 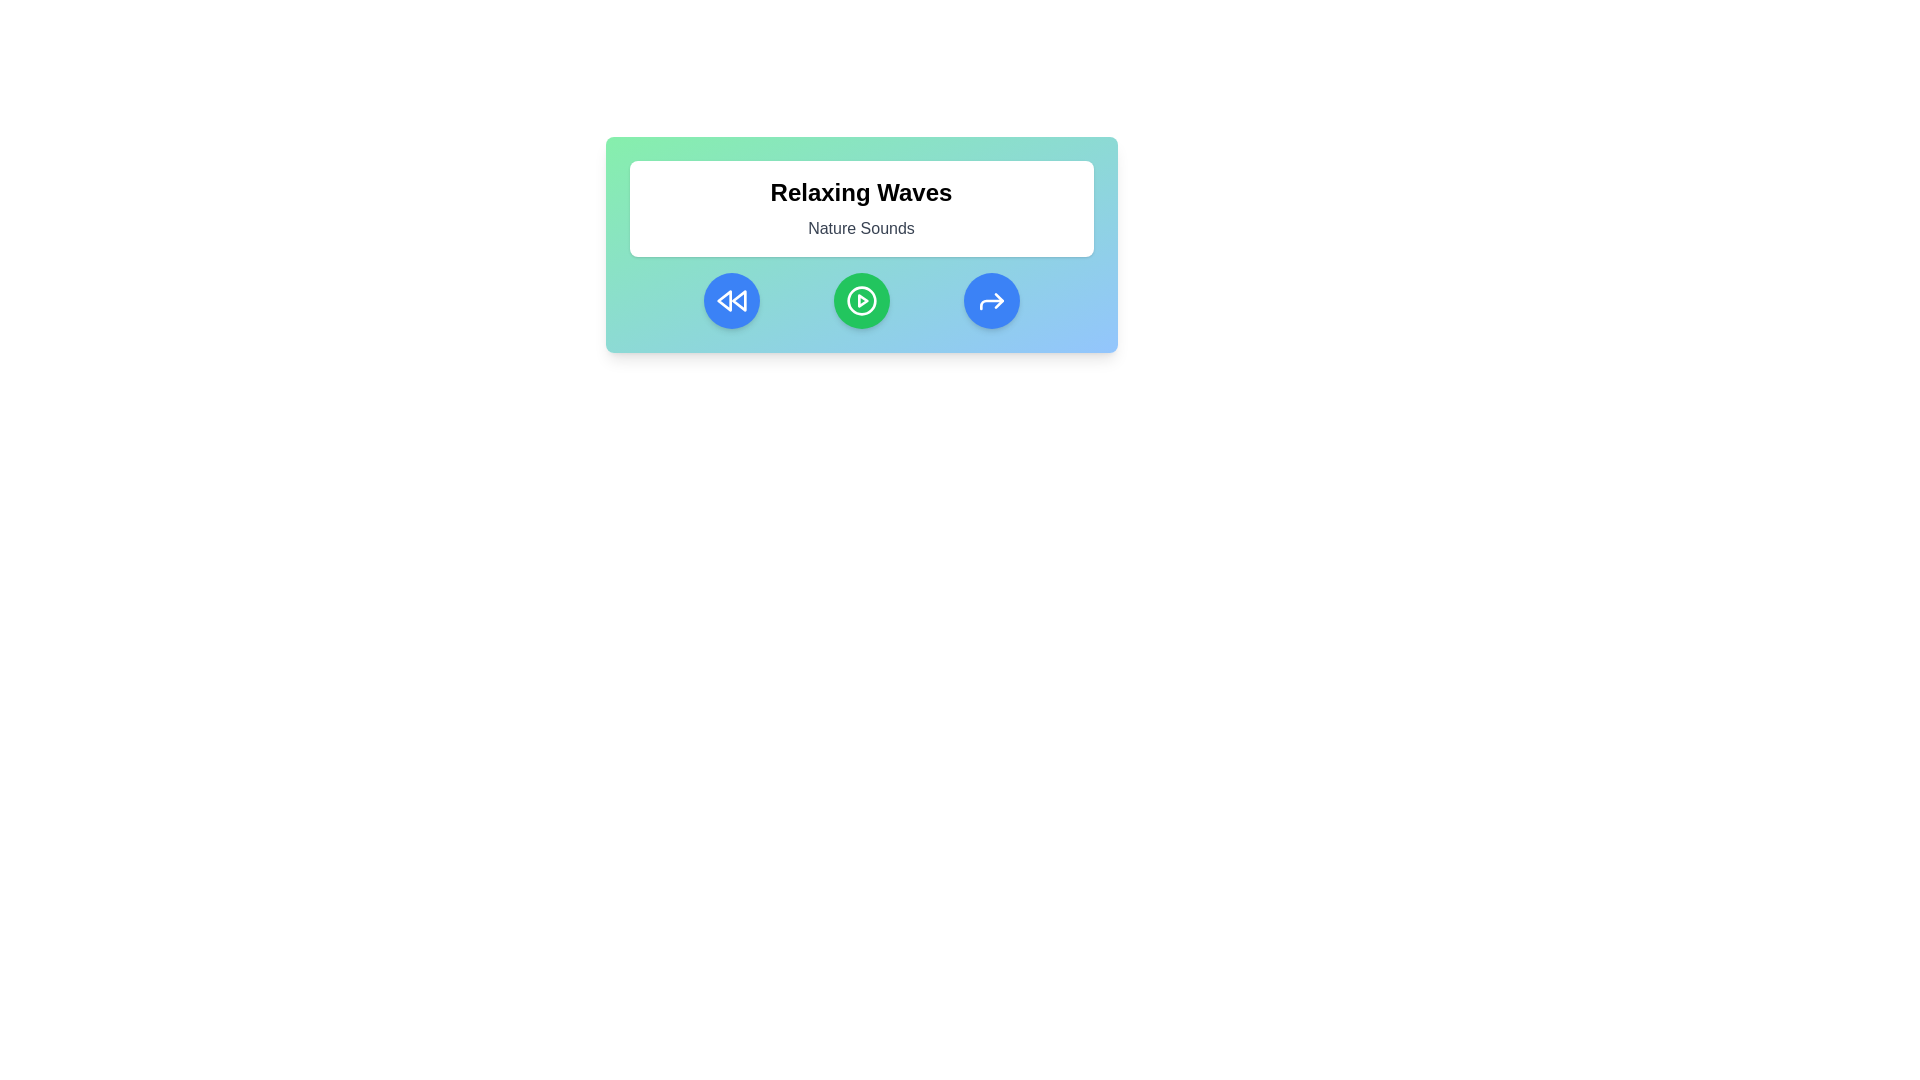 What do you see at coordinates (861, 300) in the screenshot?
I see `the play/pause button to toggle playback` at bounding box center [861, 300].